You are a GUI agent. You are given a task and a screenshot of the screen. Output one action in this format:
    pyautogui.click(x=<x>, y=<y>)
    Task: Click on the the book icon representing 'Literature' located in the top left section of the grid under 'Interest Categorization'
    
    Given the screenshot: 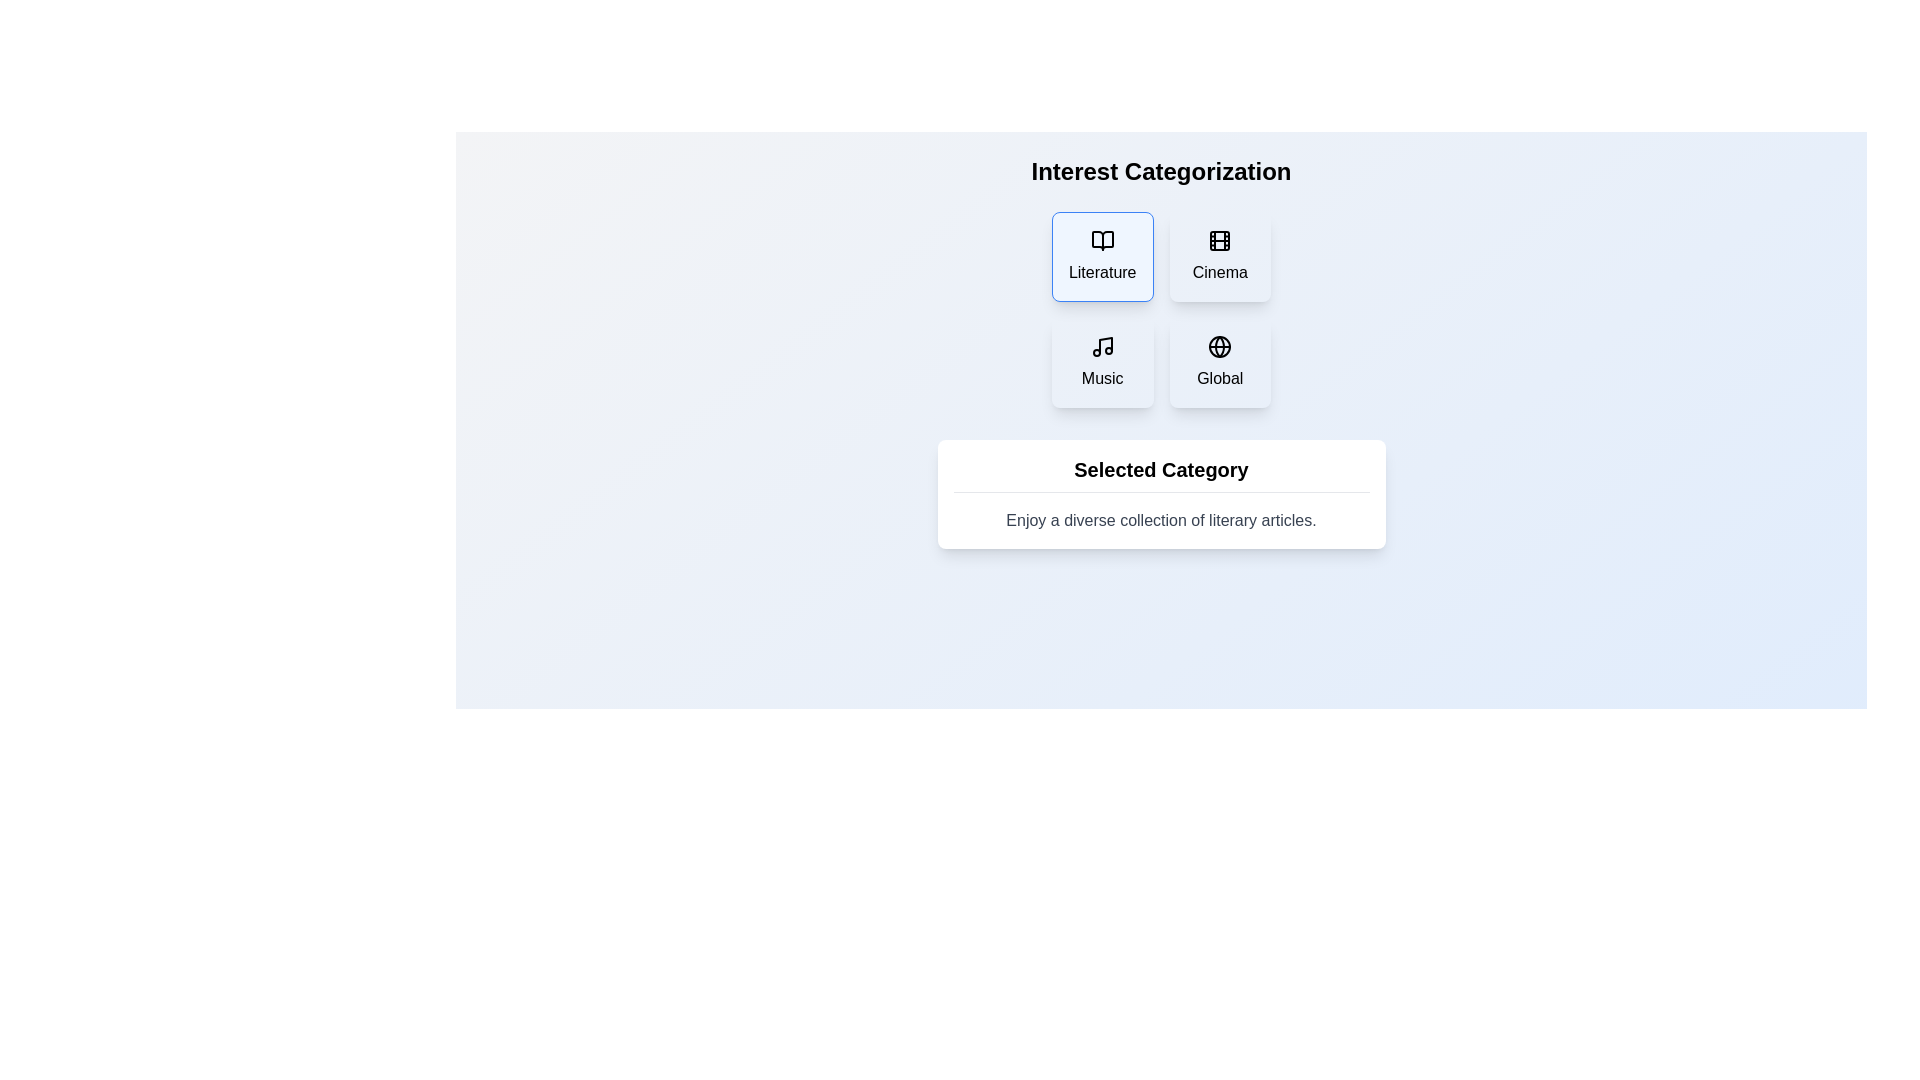 What is the action you would take?
    pyautogui.click(x=1101, y=239)
    